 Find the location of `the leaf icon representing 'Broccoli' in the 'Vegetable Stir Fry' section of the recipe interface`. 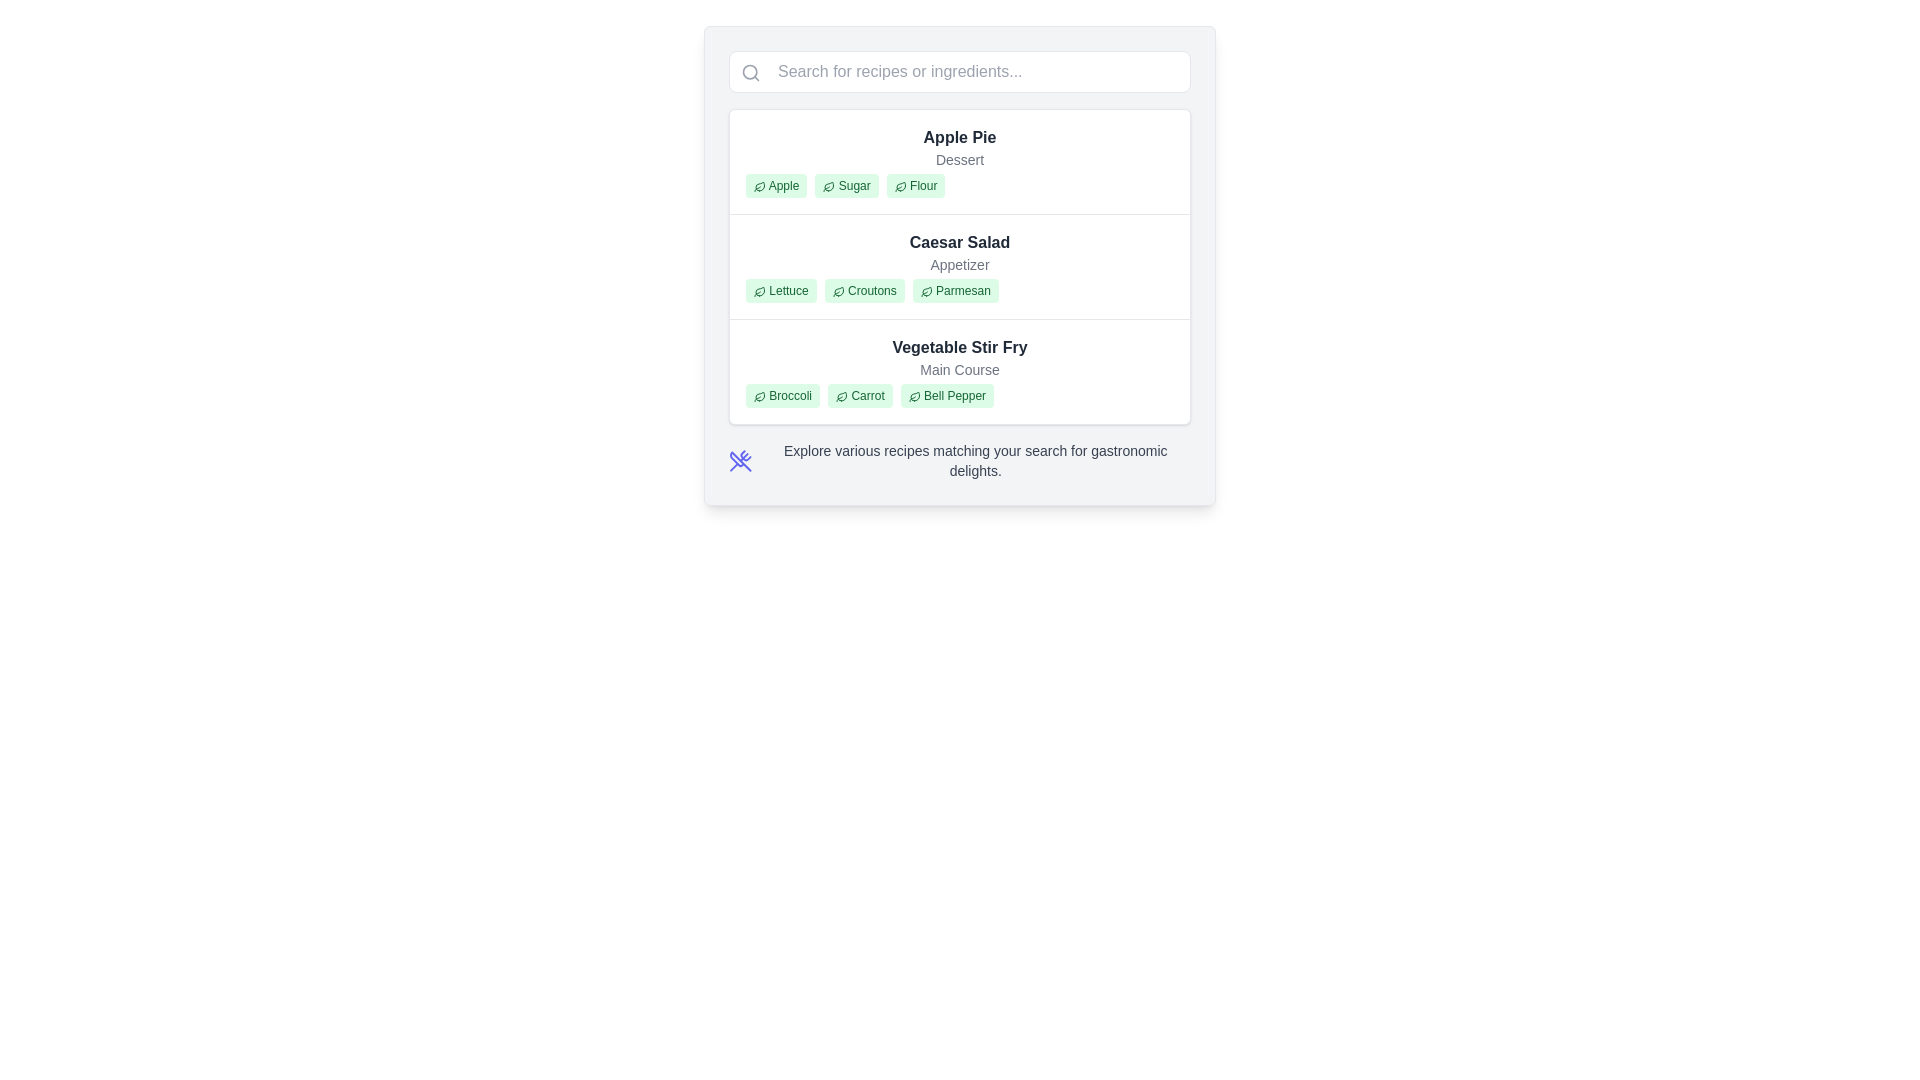

the leaf icon representing 'Broccoli' in the 'Vegetable Stir Fry' section of the recipe interface is located at coordinates (758, 396).